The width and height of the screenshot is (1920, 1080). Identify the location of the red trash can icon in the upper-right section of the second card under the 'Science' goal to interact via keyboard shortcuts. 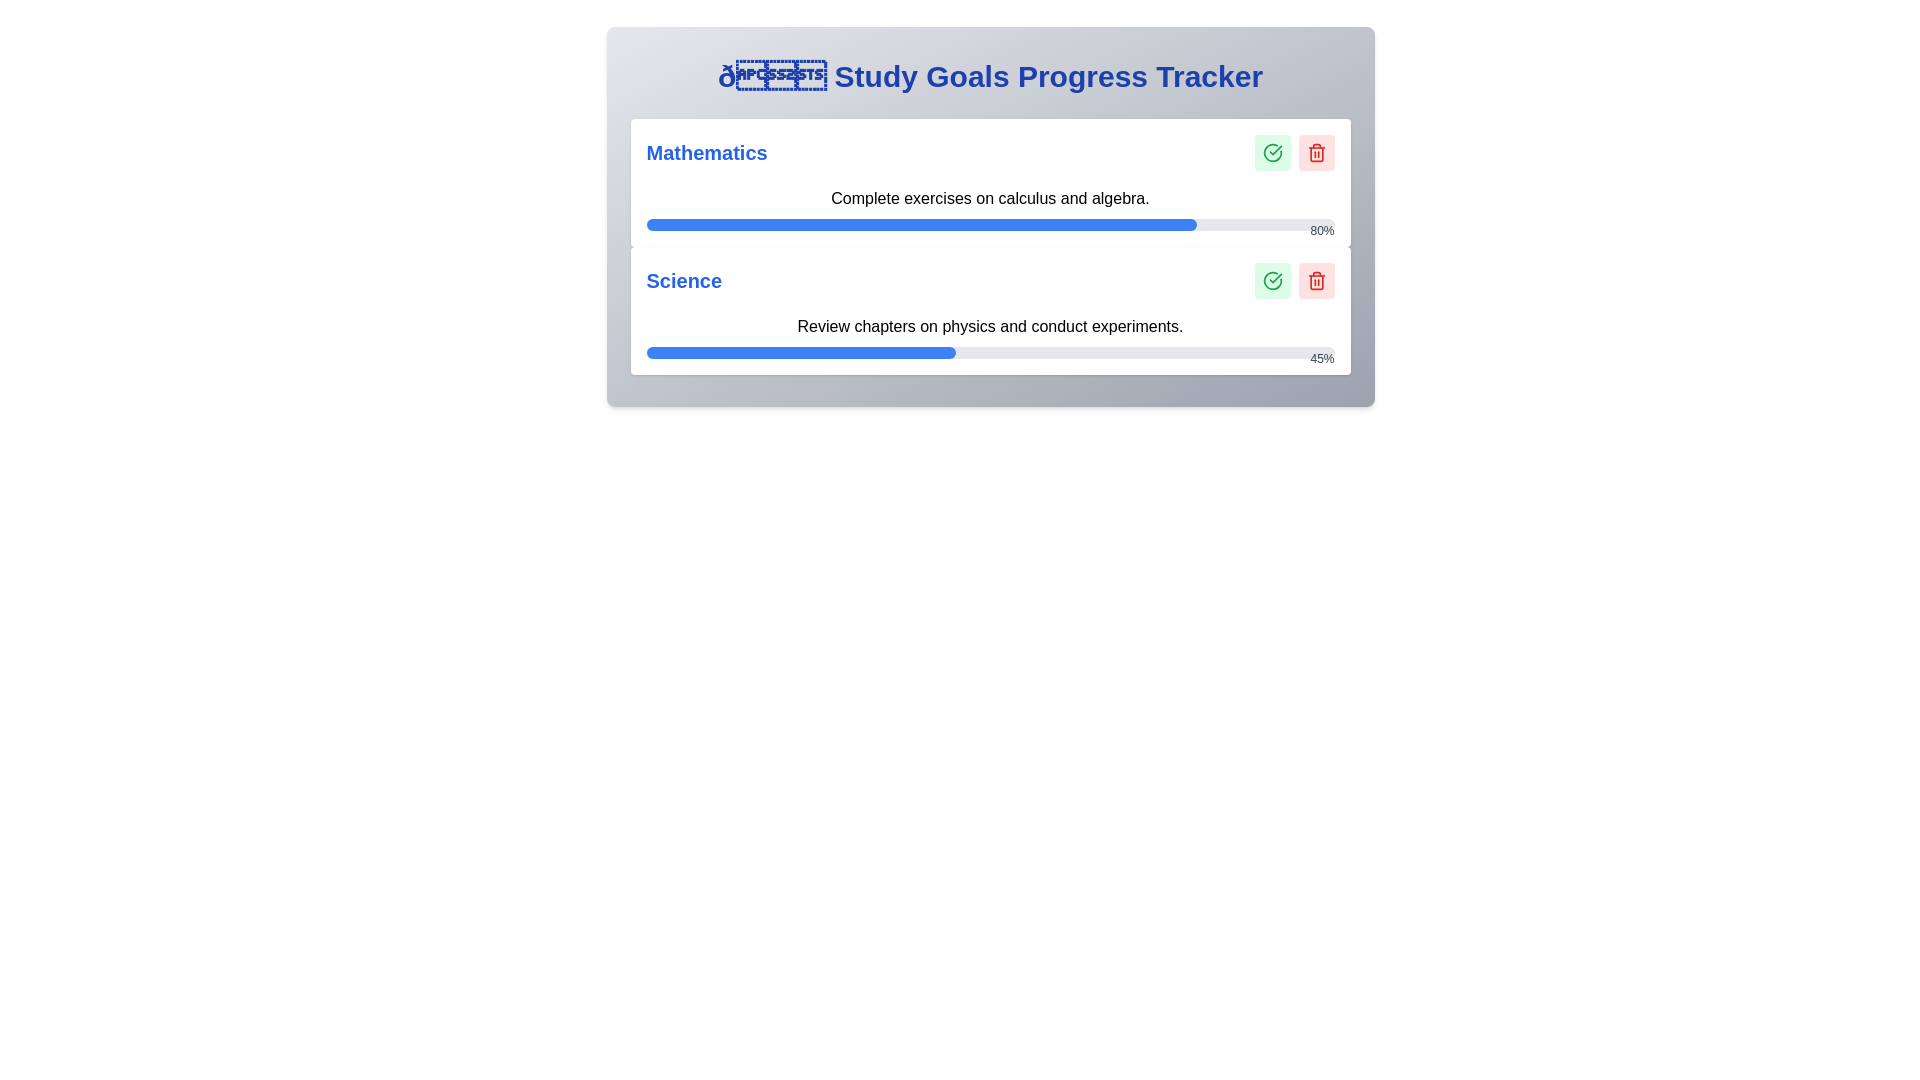
(1316, 281).